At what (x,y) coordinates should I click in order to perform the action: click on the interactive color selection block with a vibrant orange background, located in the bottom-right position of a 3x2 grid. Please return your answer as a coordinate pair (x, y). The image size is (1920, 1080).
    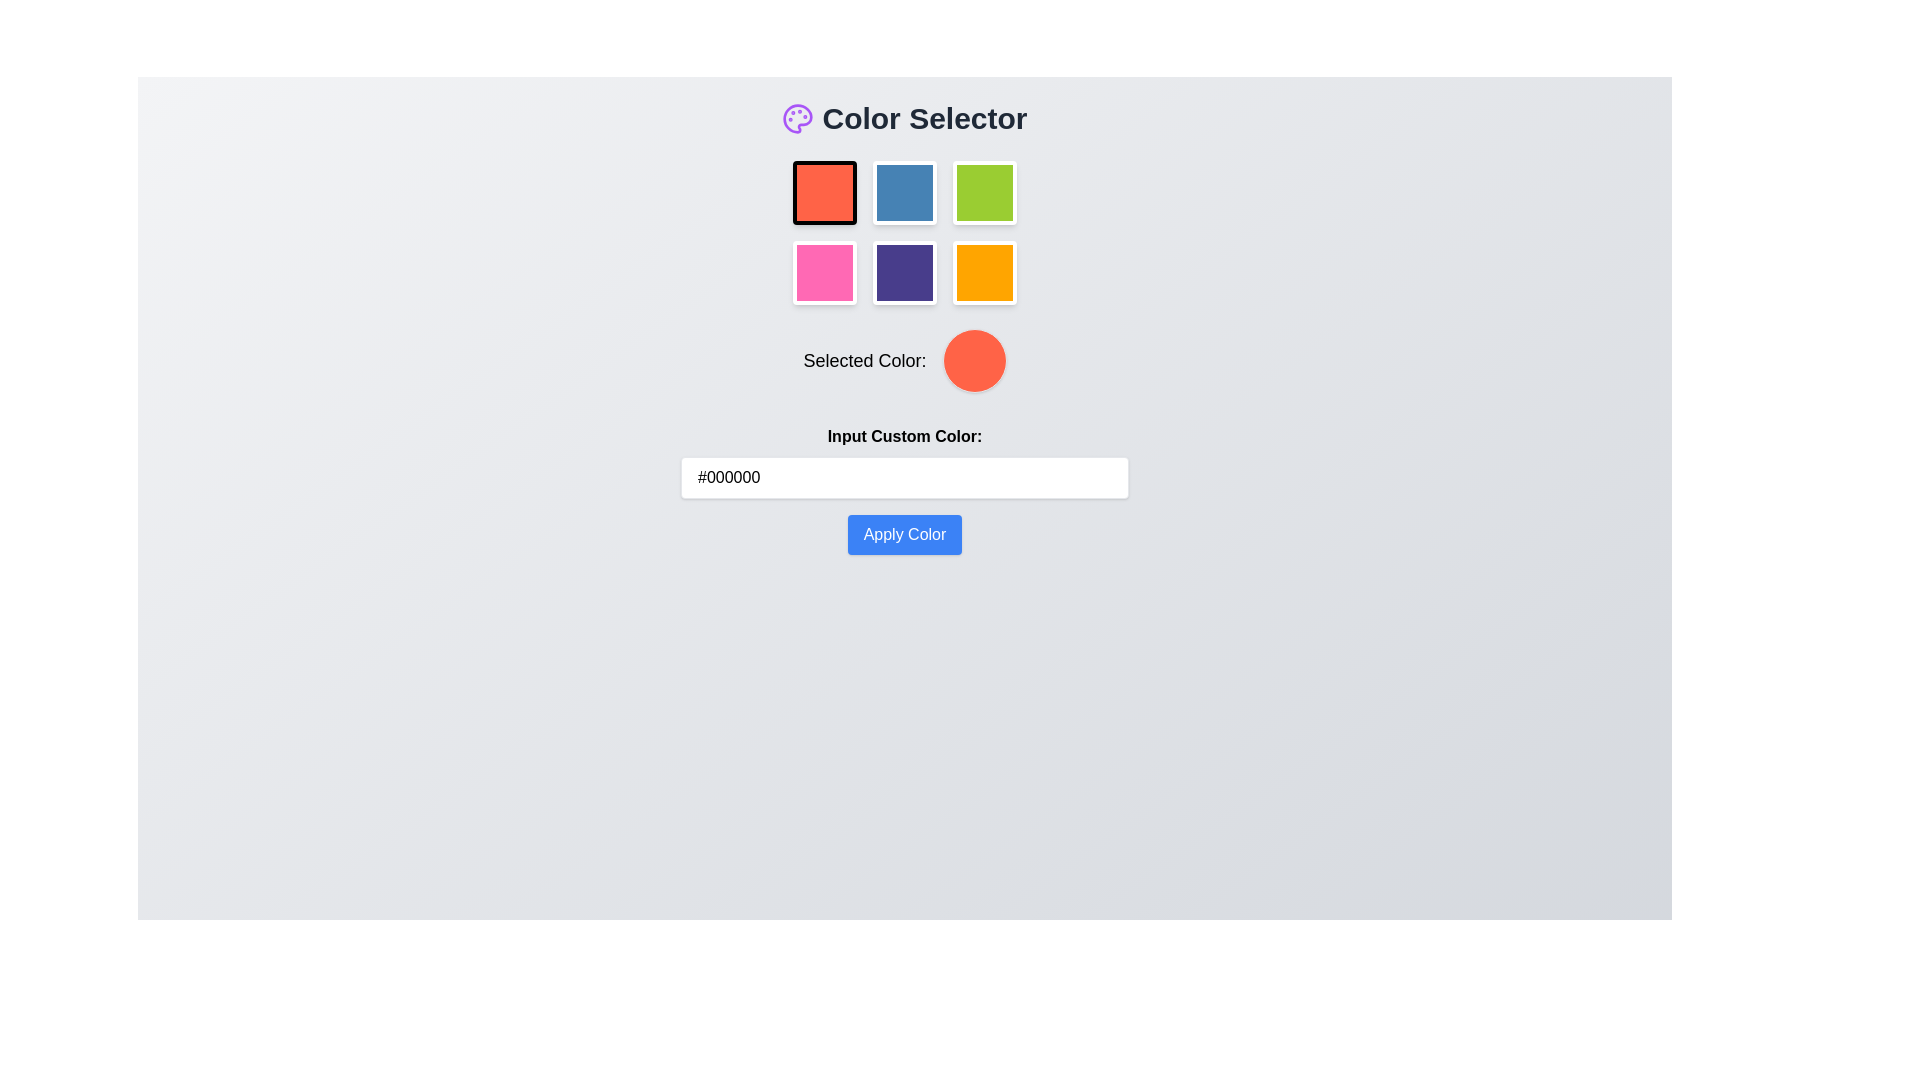
    Looking at the image, I should click on (984, 273).